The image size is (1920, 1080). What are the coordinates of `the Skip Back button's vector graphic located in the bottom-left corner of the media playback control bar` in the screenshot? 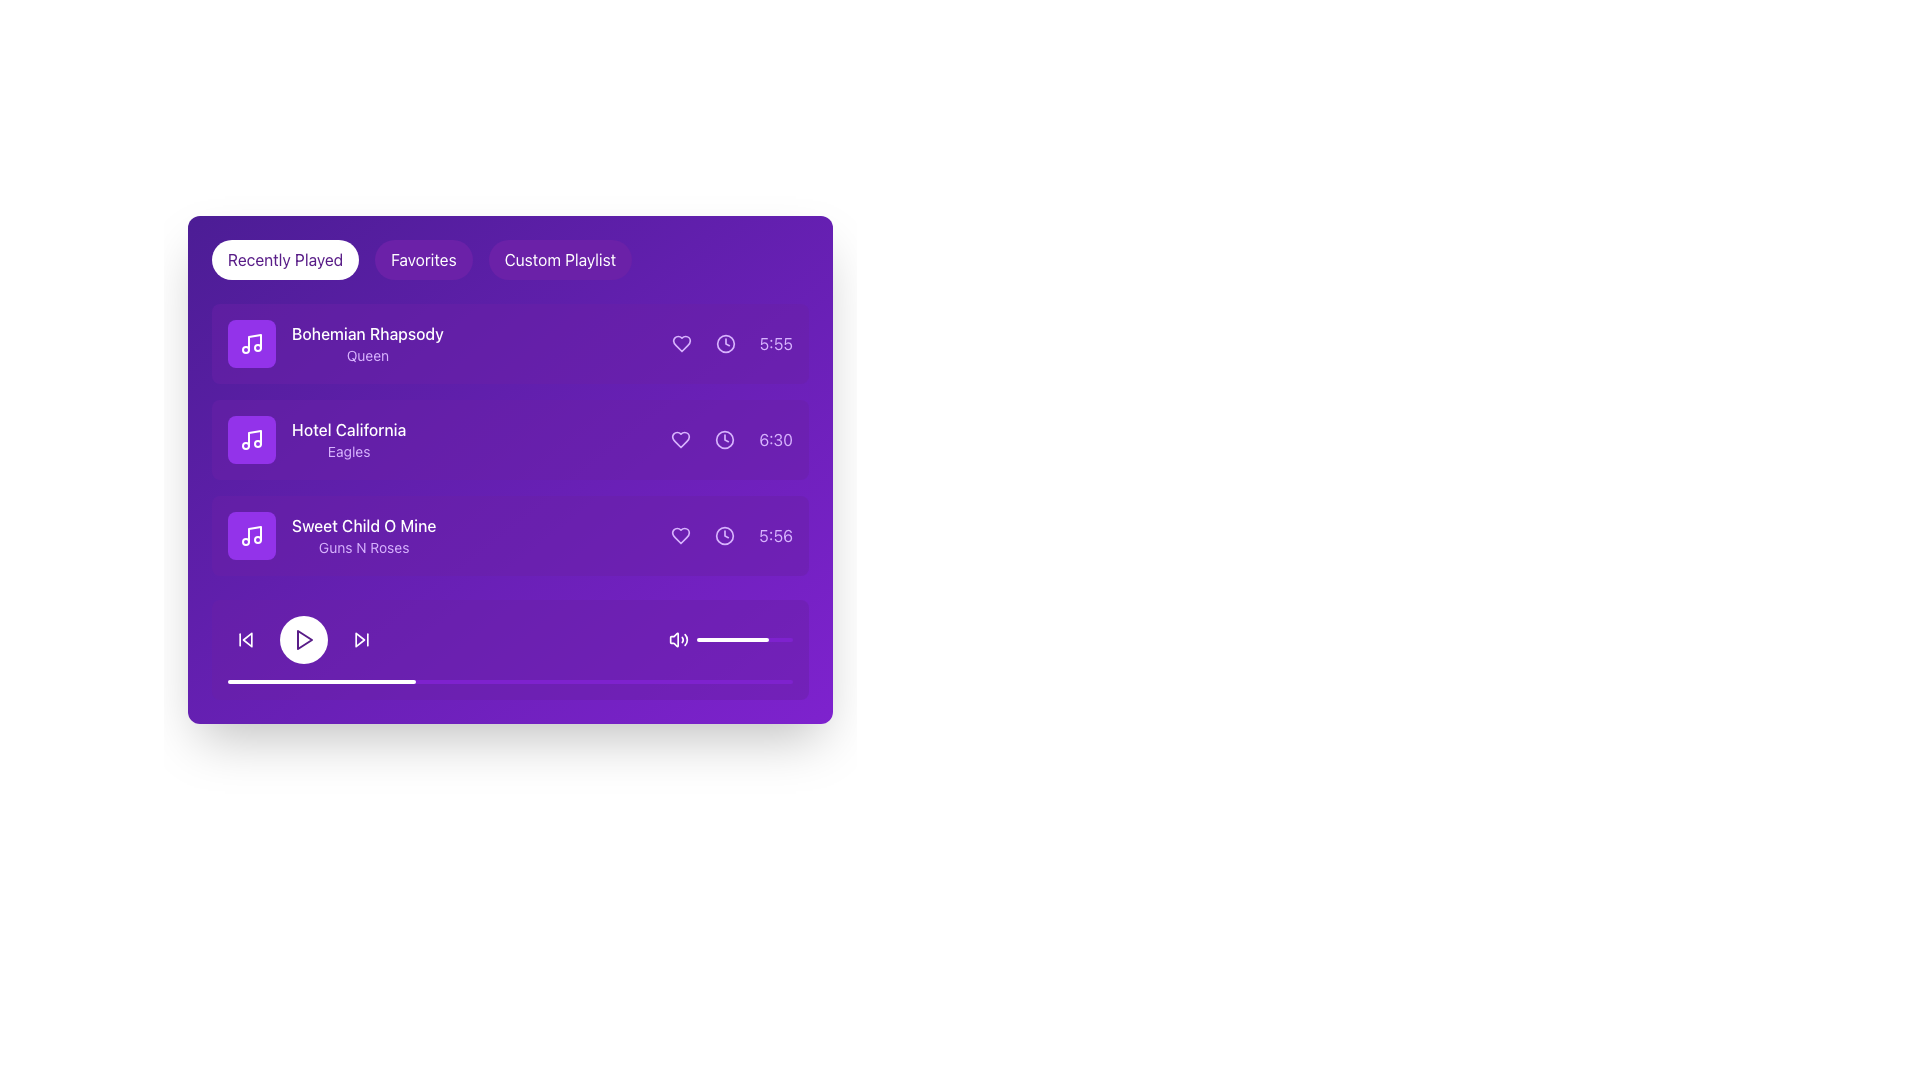 It's located at (246, 640).